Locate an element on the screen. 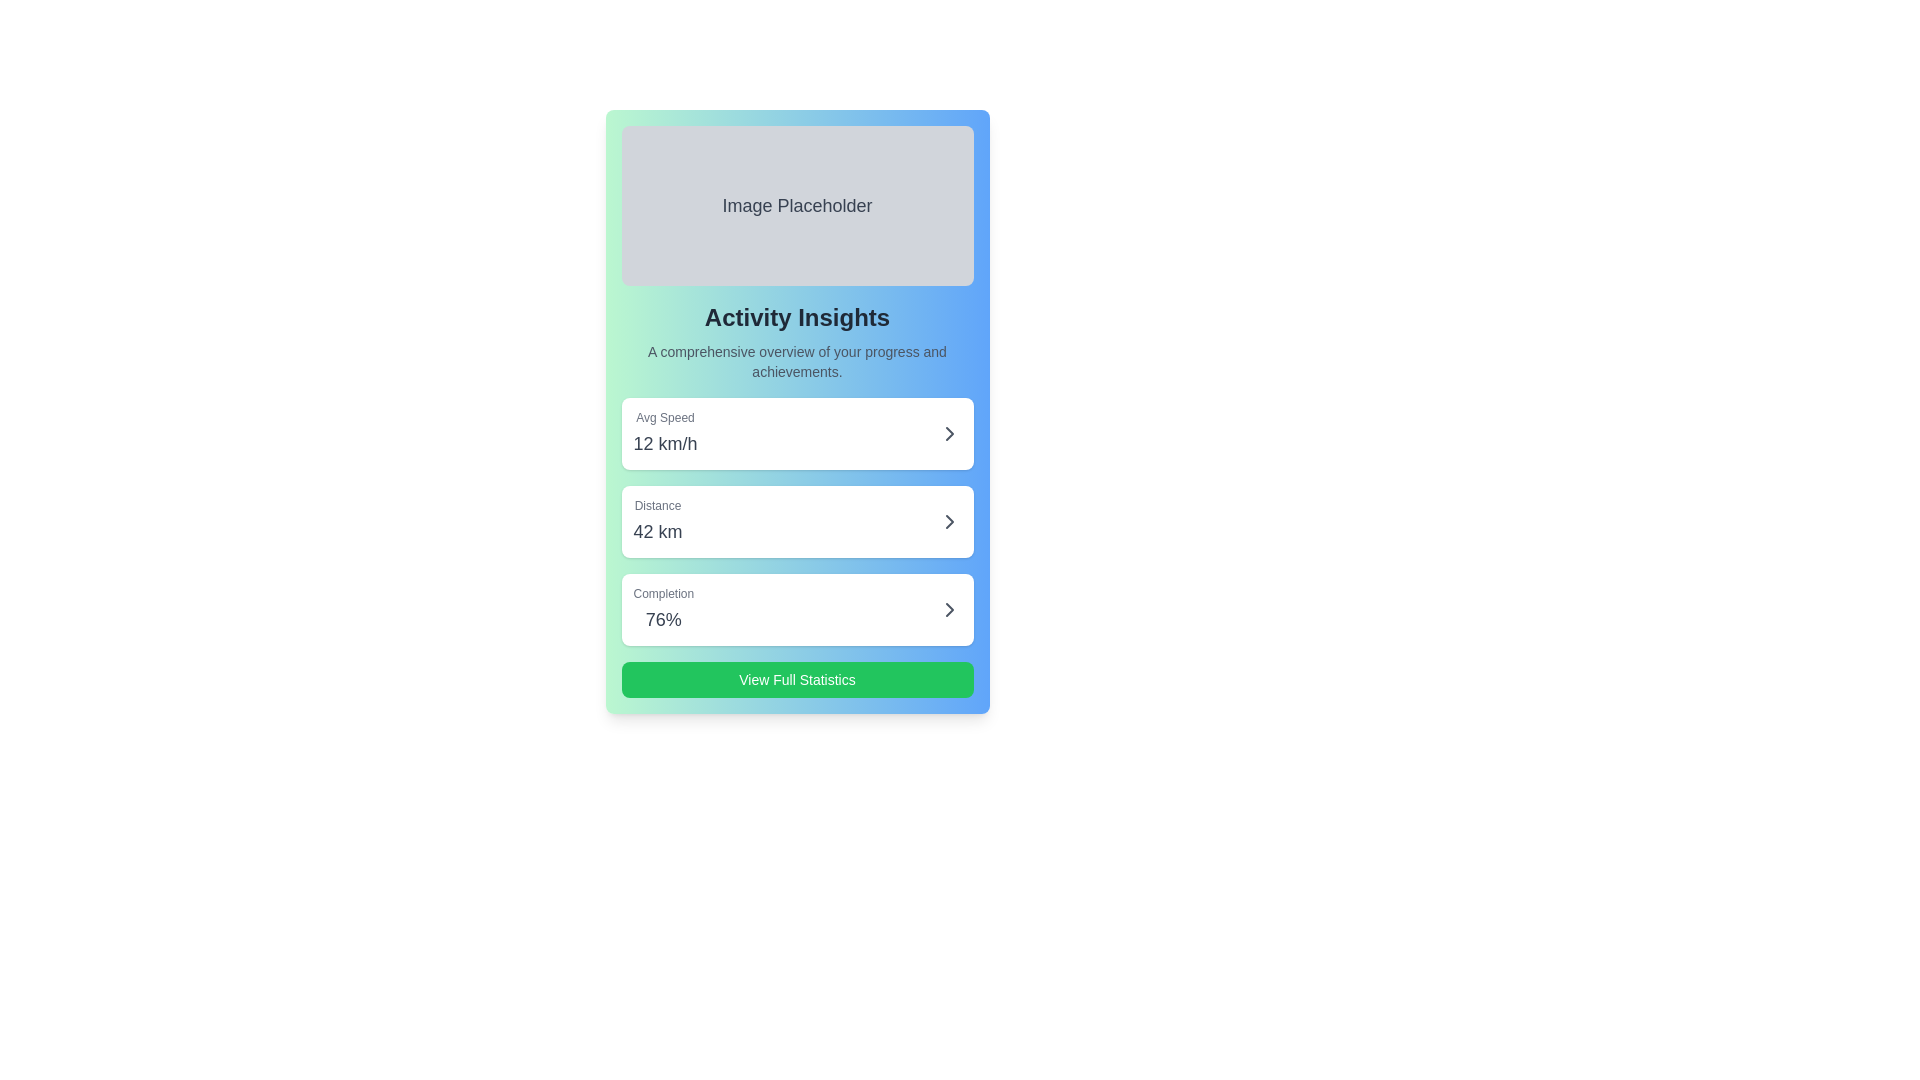 The width and height of the screenshot is (1920, 1080). the static text label displaying '42 km', which is styled in medium gray and is positioned directly below the 'Distance' label in the central column is located at coordinates (657, 531).